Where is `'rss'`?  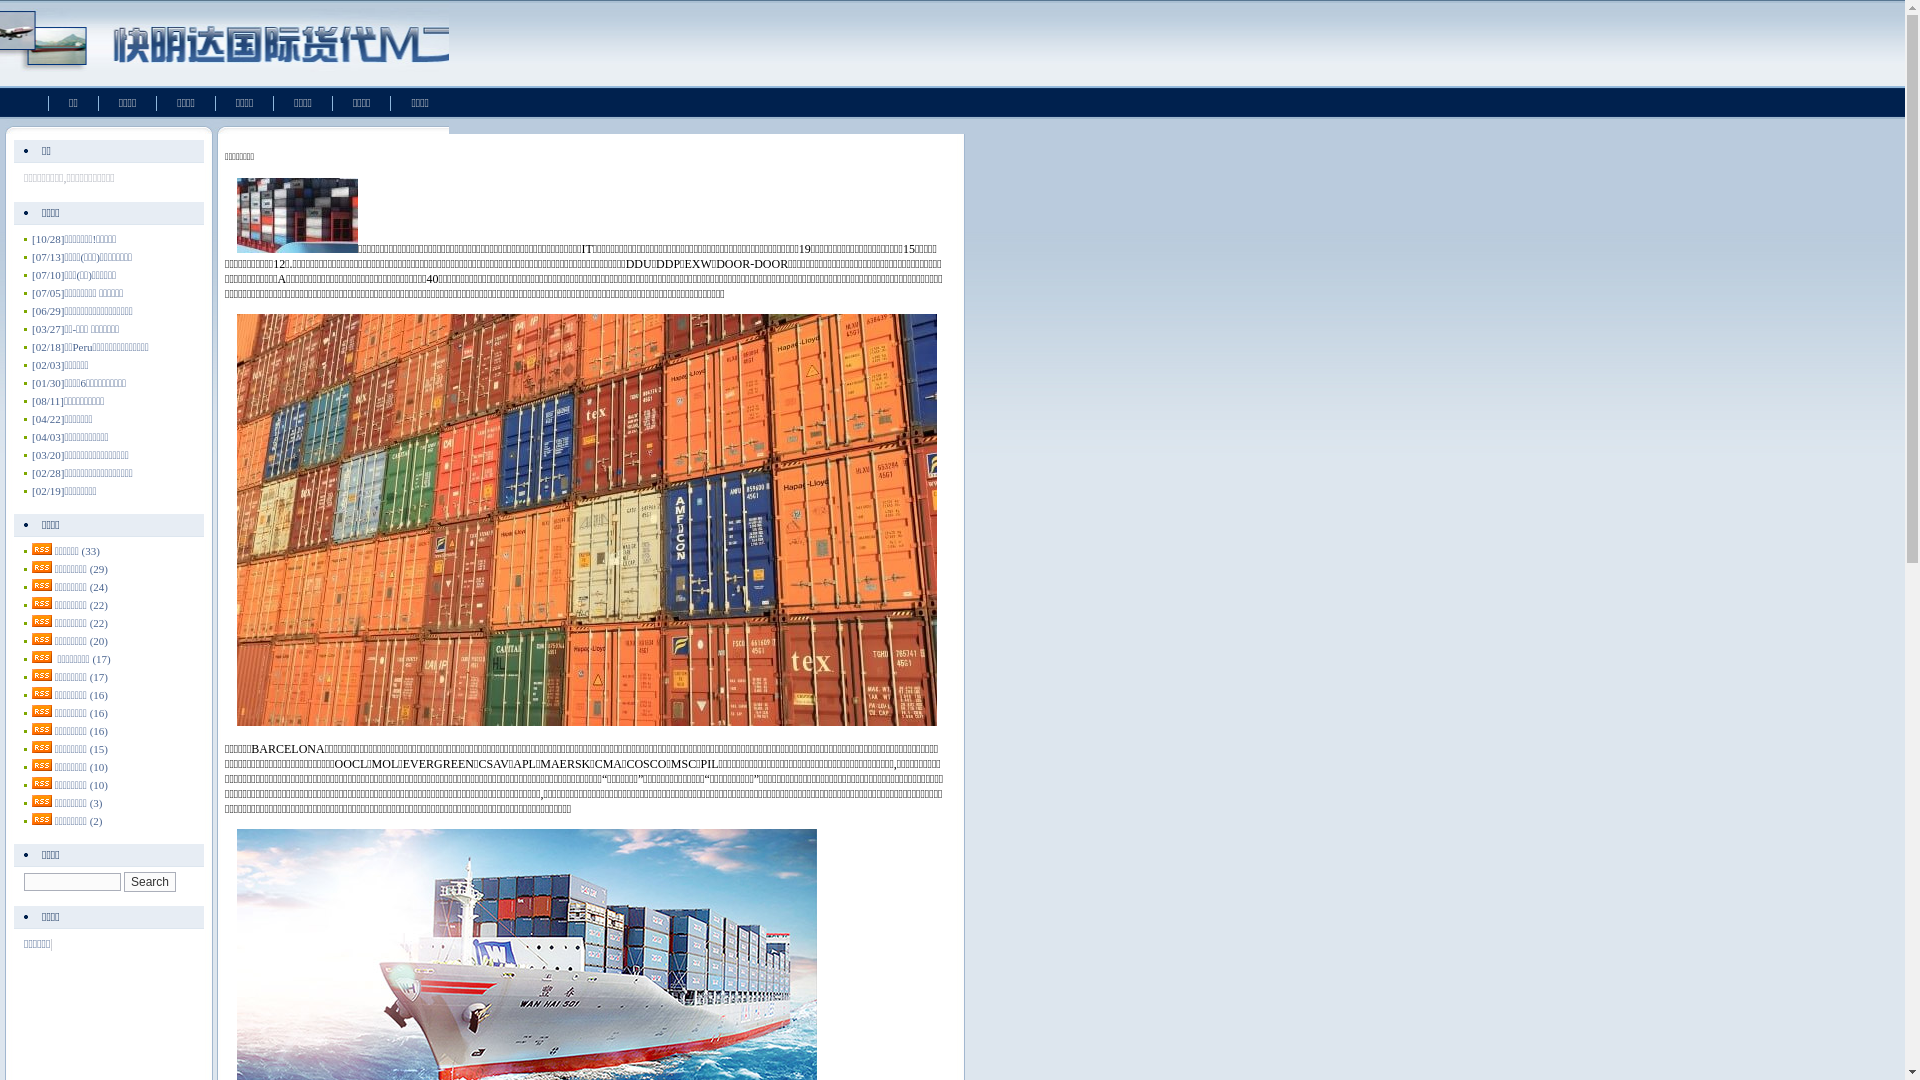
'rss' is located at coordinates (42, 567).